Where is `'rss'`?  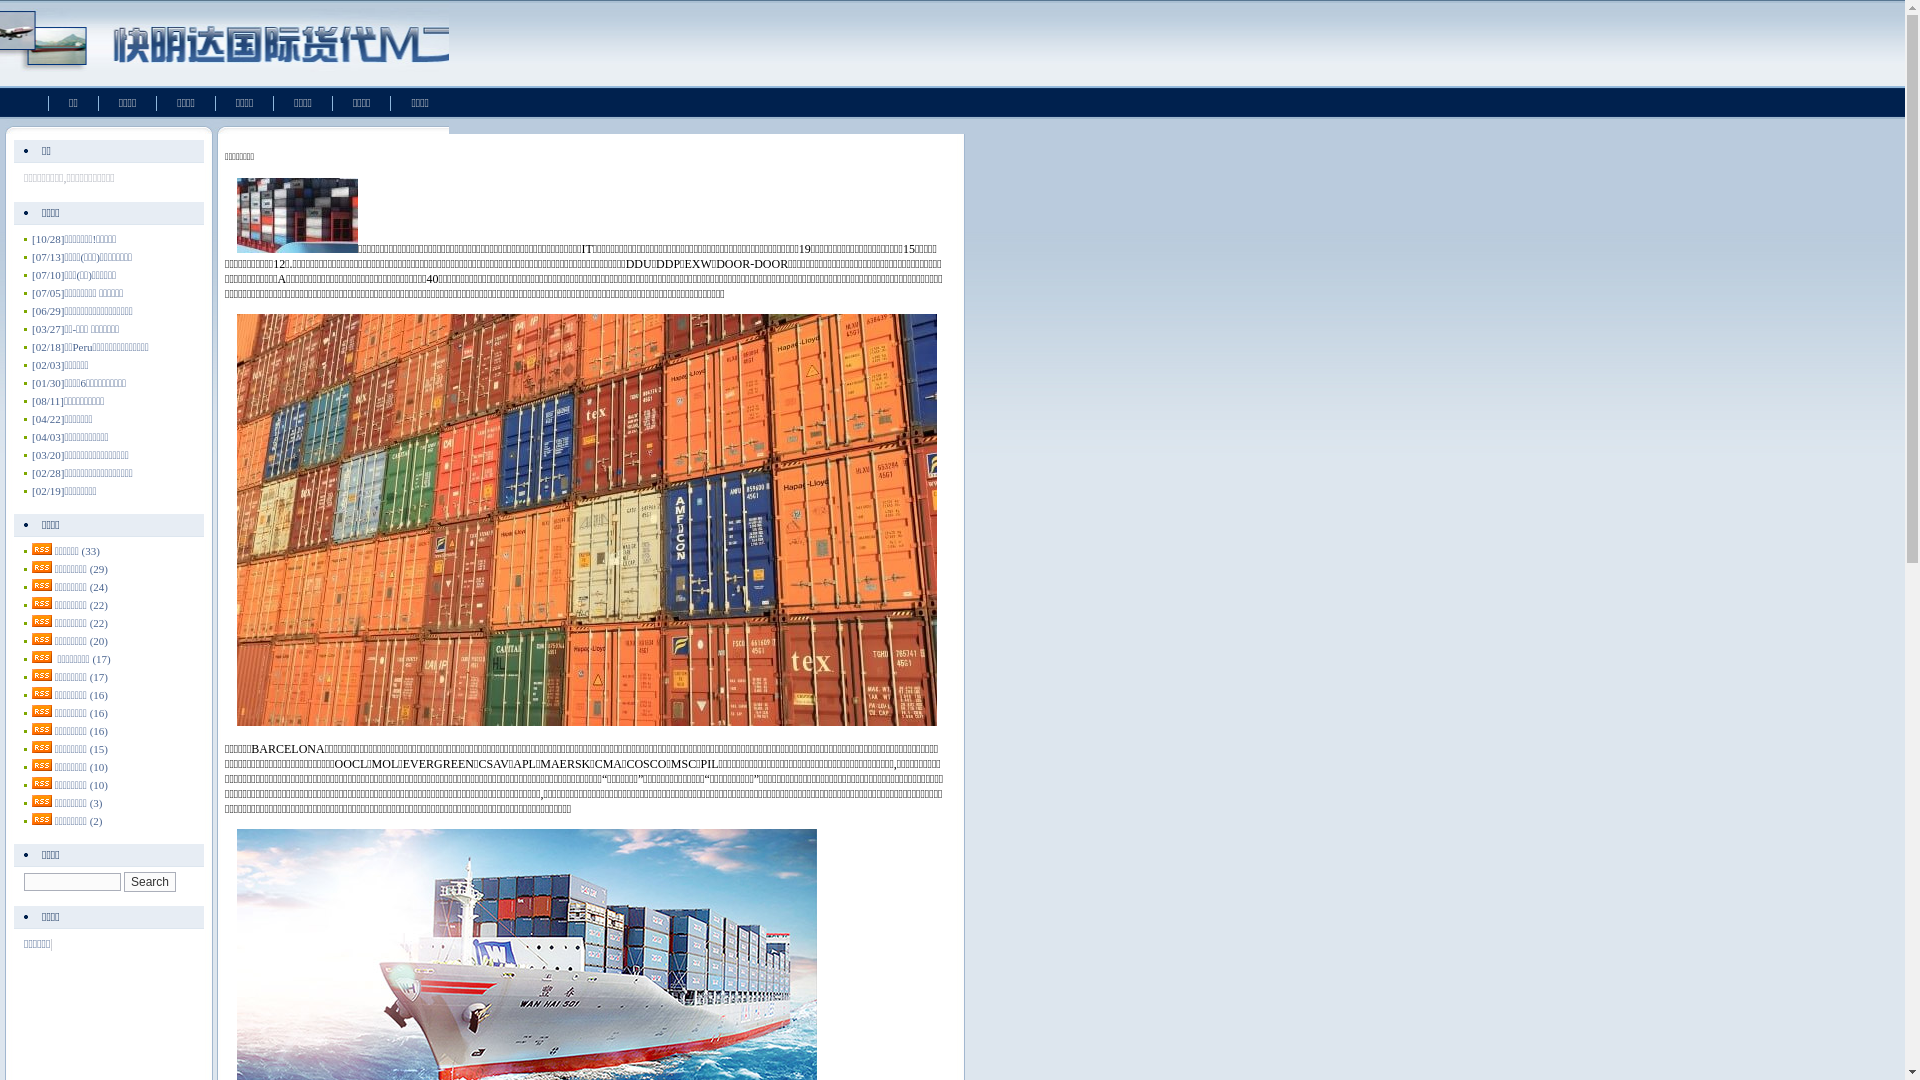
'rss' is located at coordinates (42, 567).